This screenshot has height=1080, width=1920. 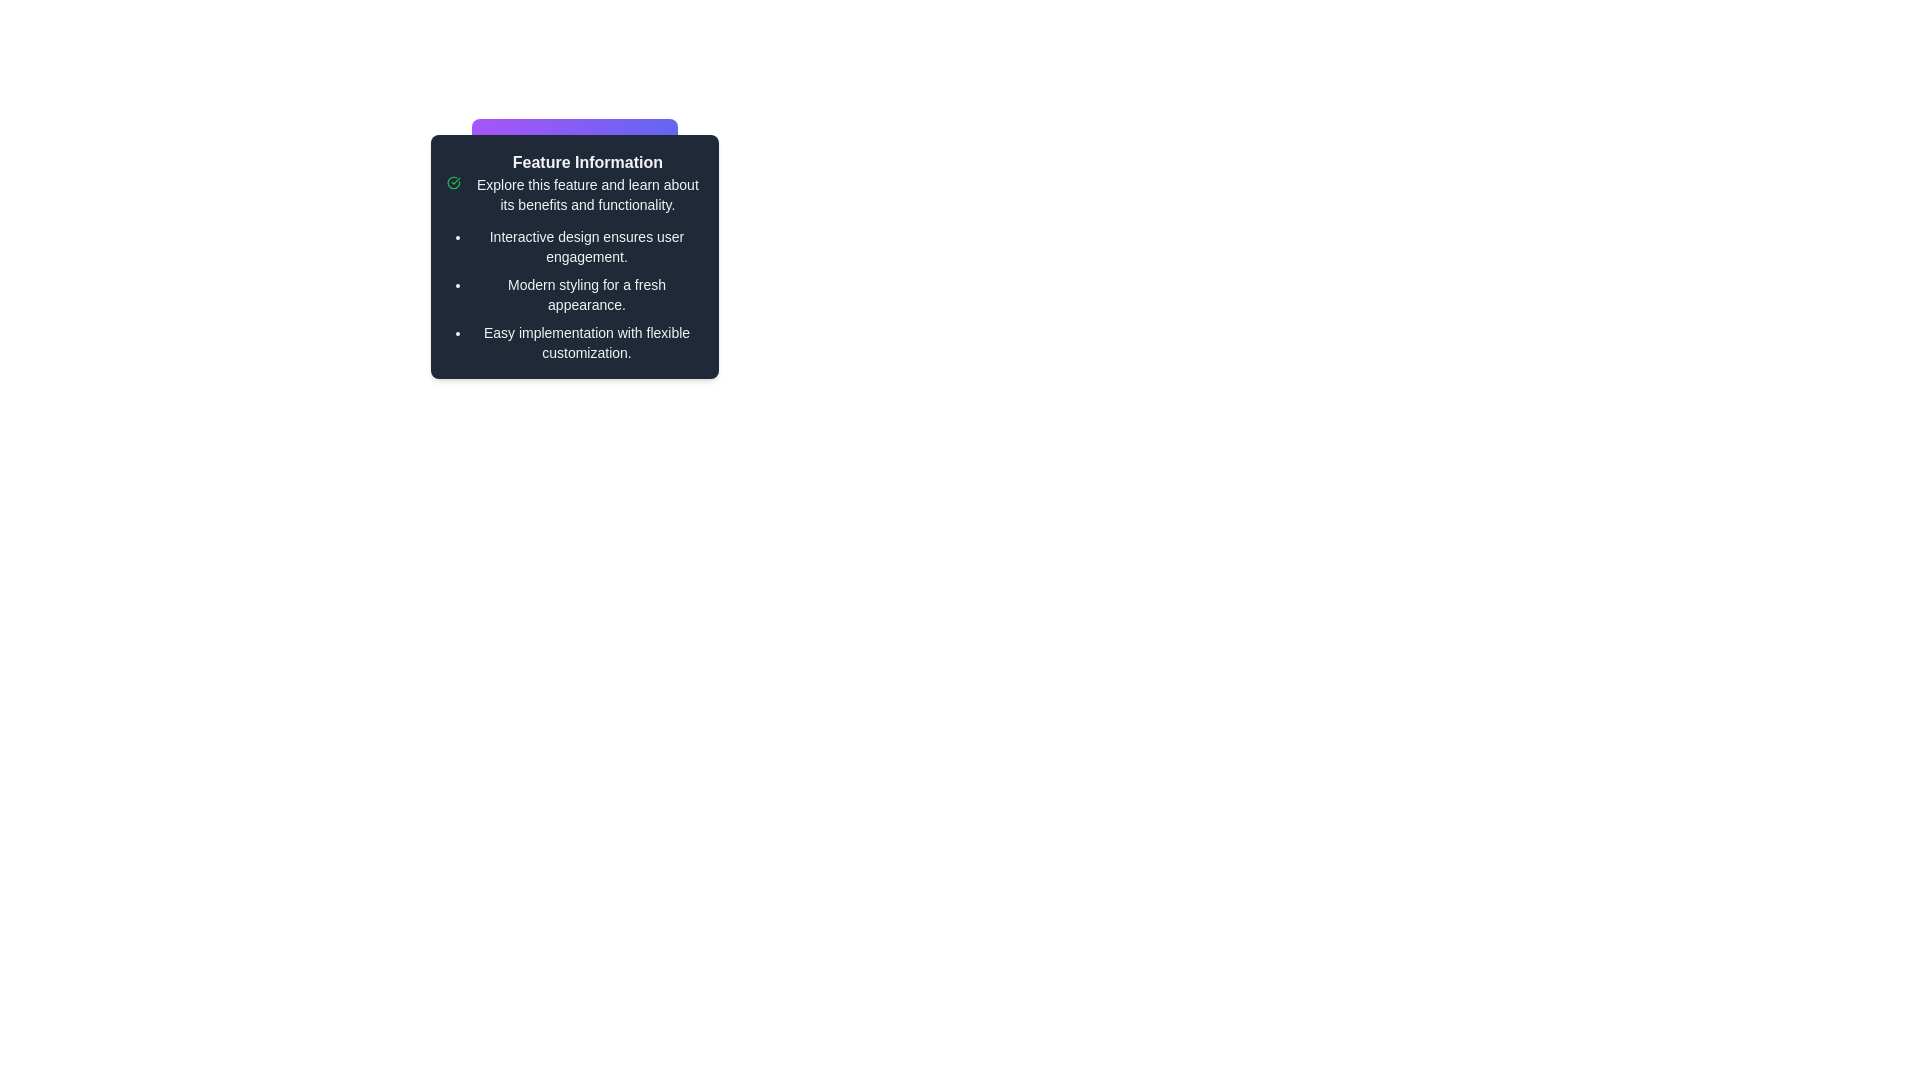 I want to click on content within the Informational panel located centrally below the 'Learn About Feature' button, so click(x=574, y=256).